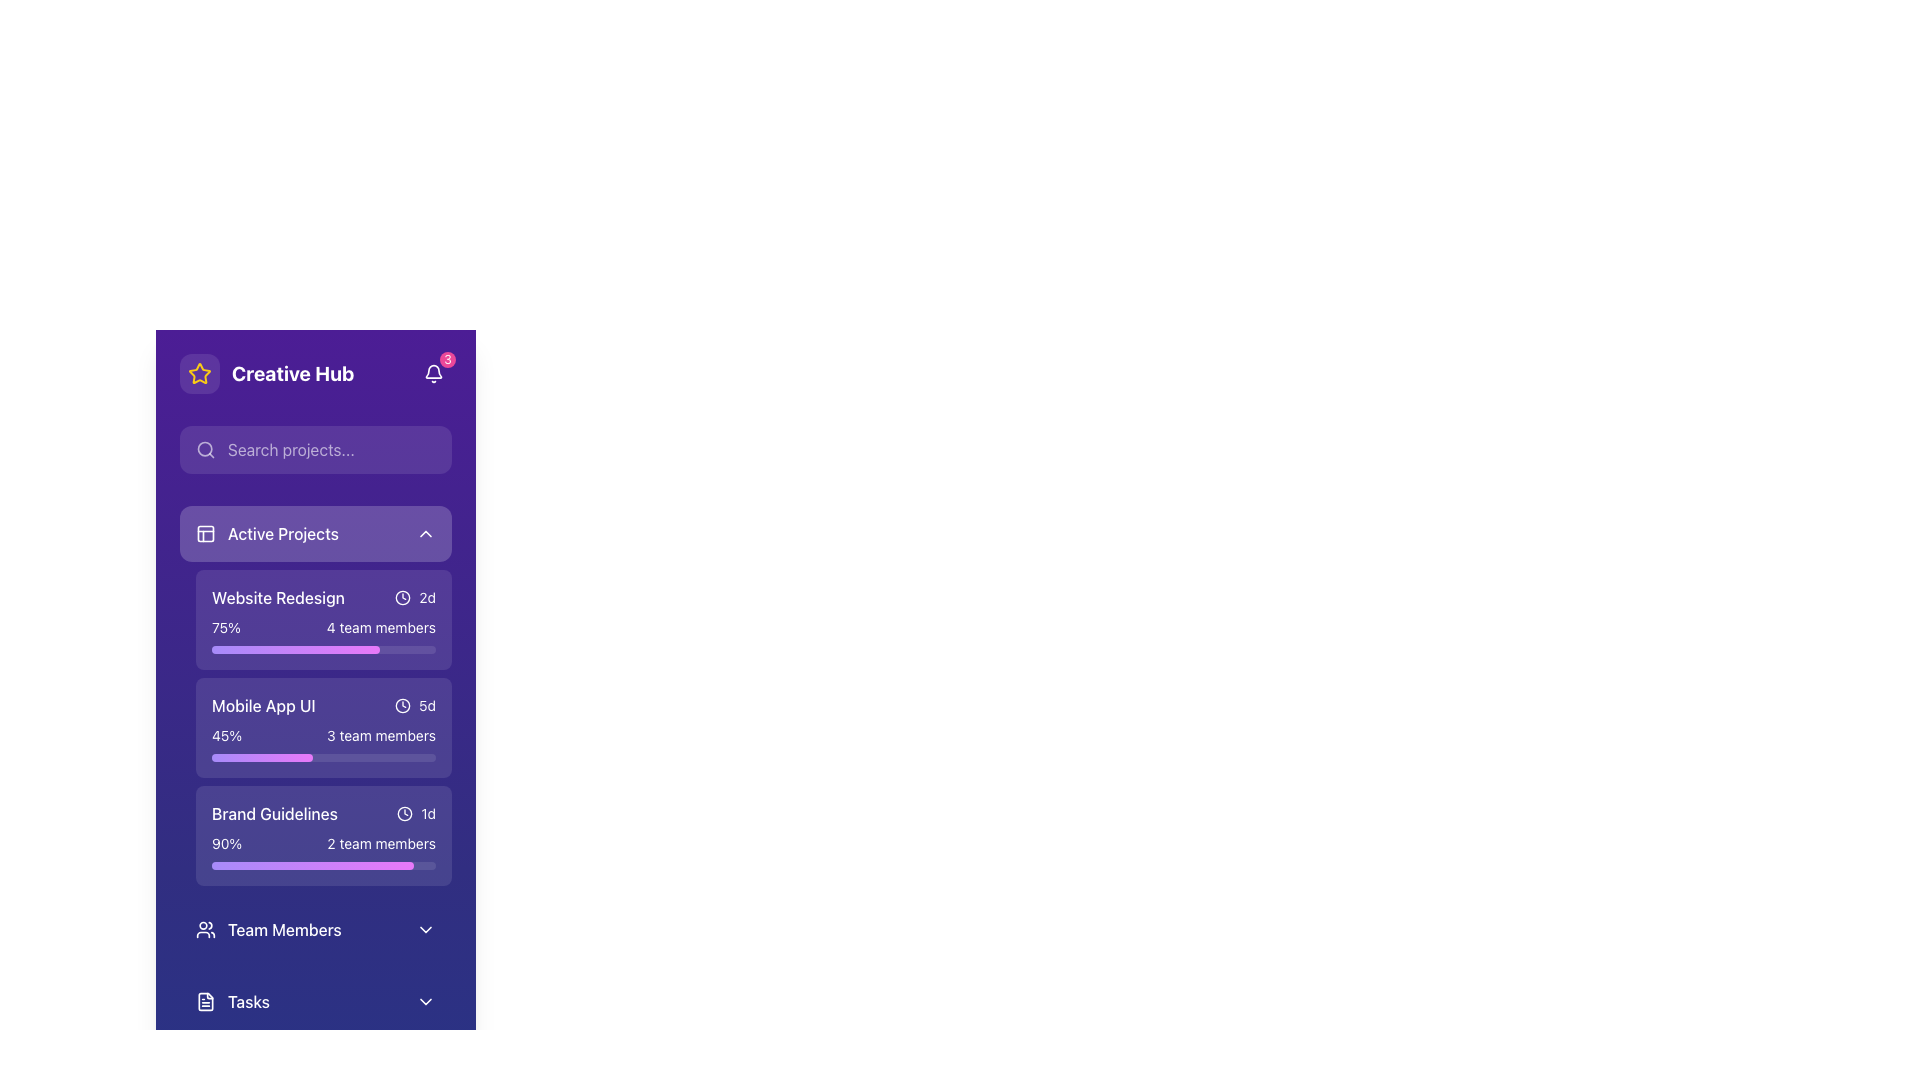  I want to click on the time indicator text element with an adjacent icon located in the upper-right region of the 'Website Redesign' section, so click(414, 596).